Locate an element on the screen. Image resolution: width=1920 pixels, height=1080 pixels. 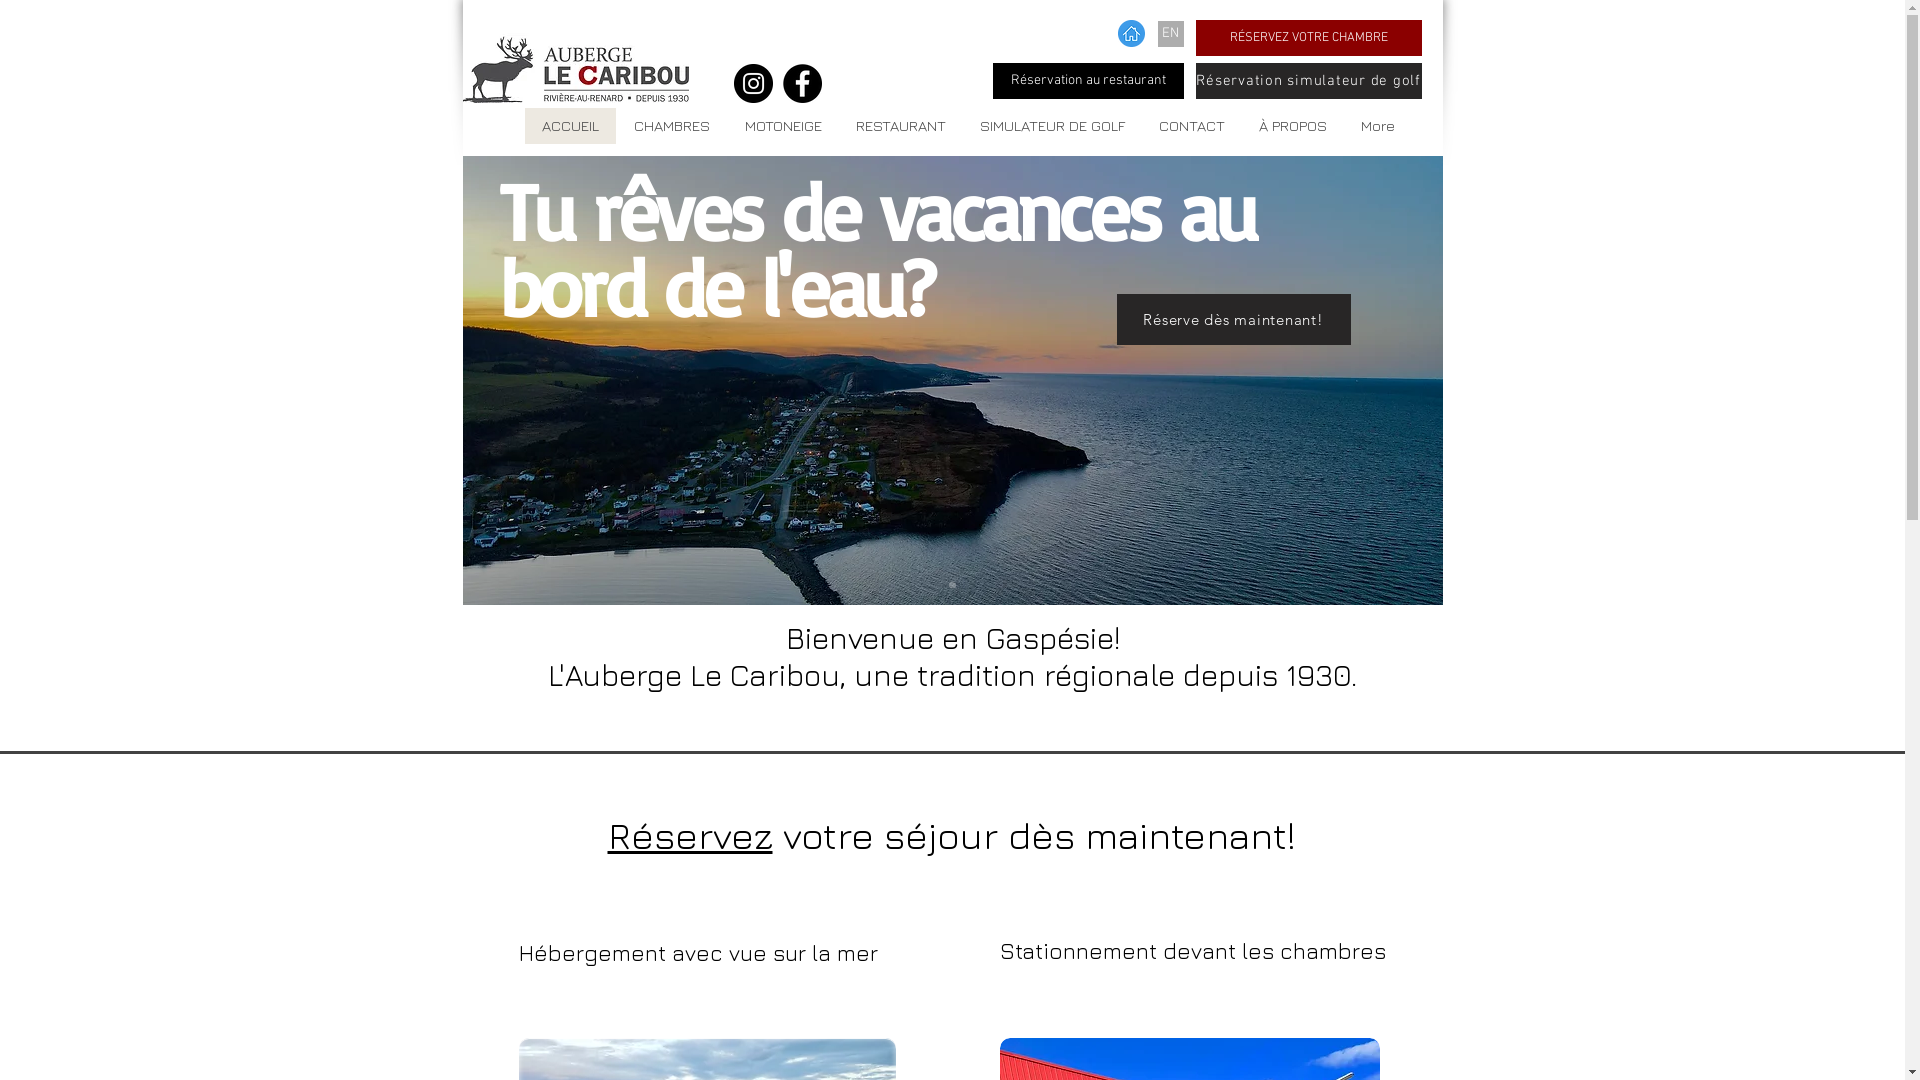
'RESTAURANT' is located at coordinates (899, 126).